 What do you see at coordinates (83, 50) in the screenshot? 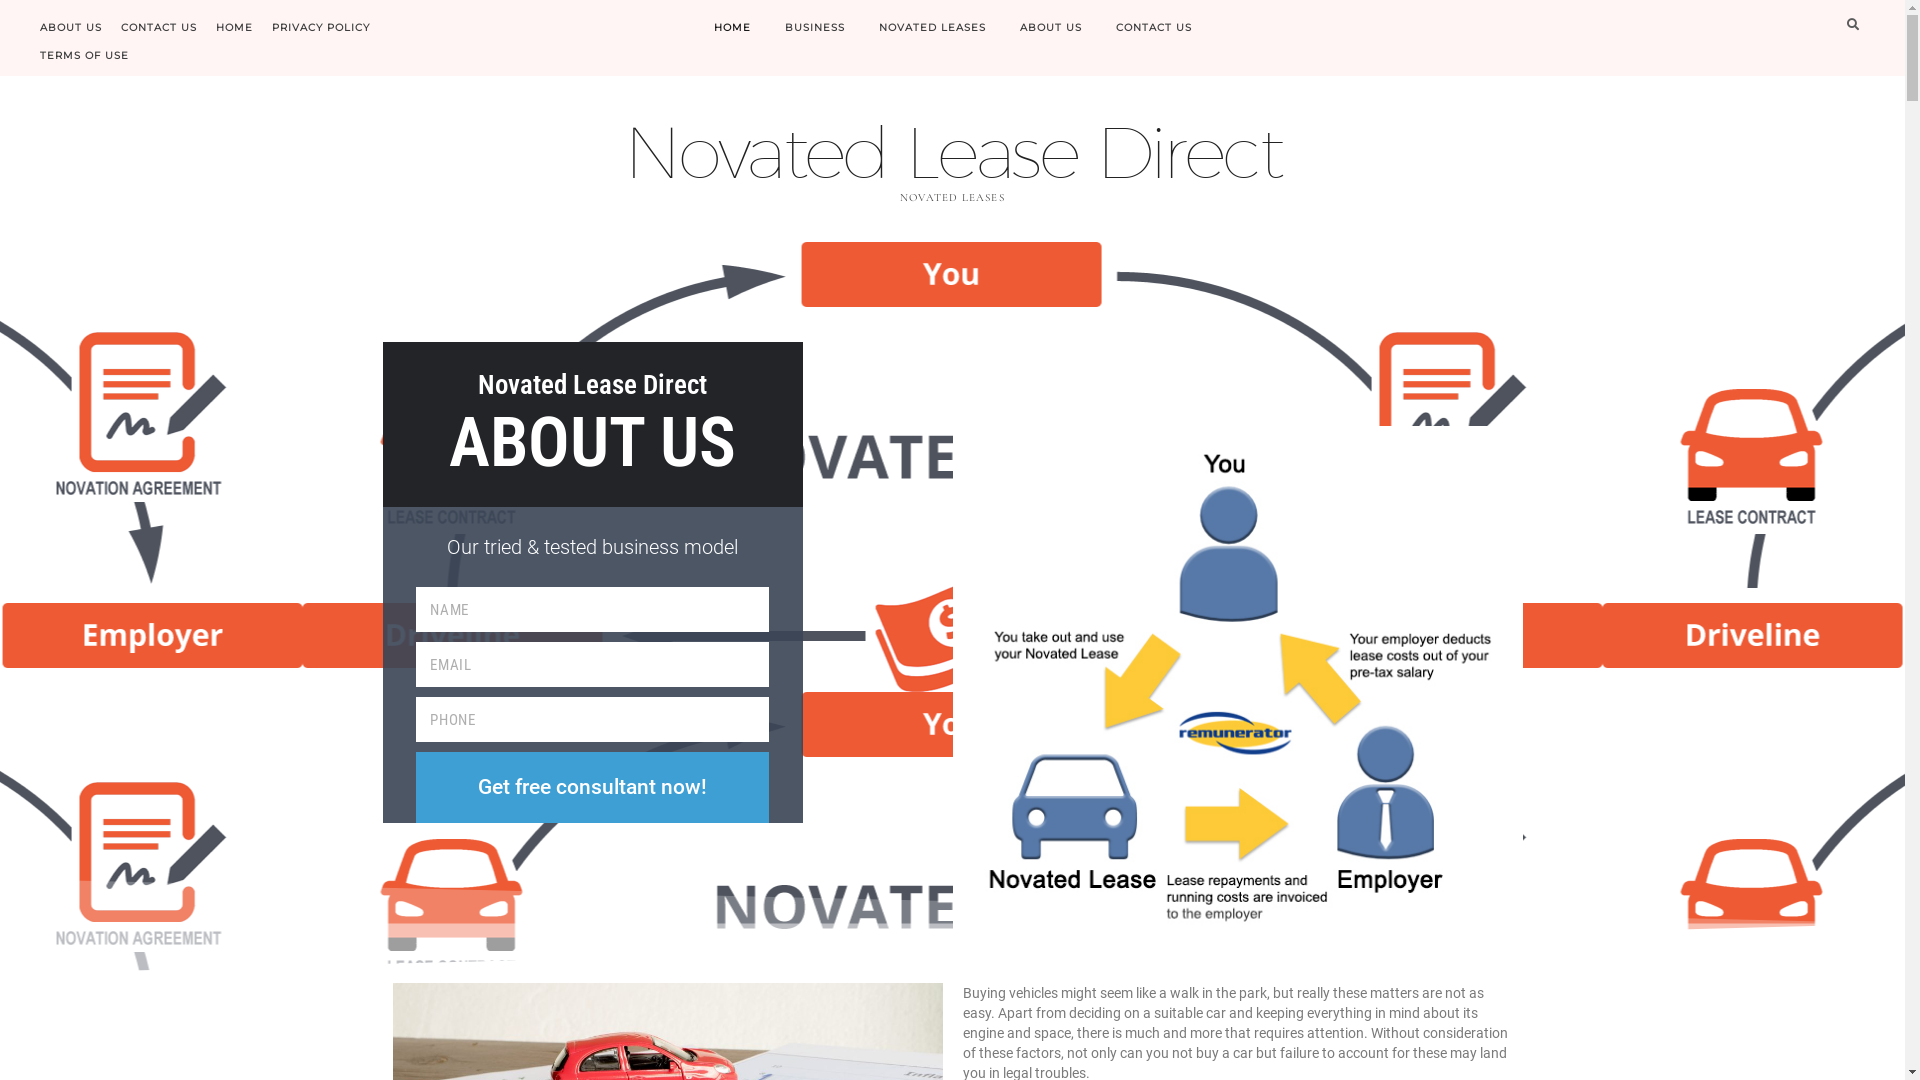
I see `'TERMS OF USE'` at bounding box center [83, 50].